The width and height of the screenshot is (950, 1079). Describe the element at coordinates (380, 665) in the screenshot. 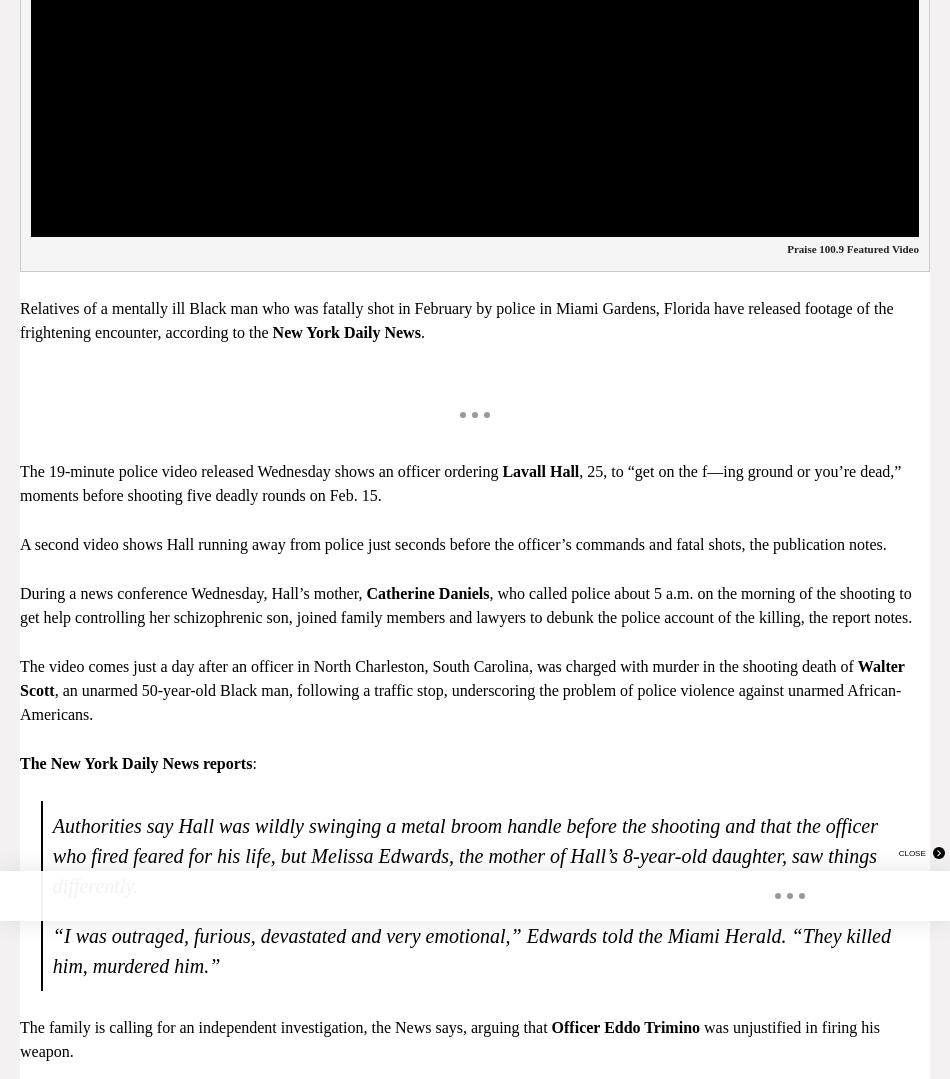

I see `'The video comes just a day after an officer in North Charleston, South Carolina, was charged with murder in the'` at that location.